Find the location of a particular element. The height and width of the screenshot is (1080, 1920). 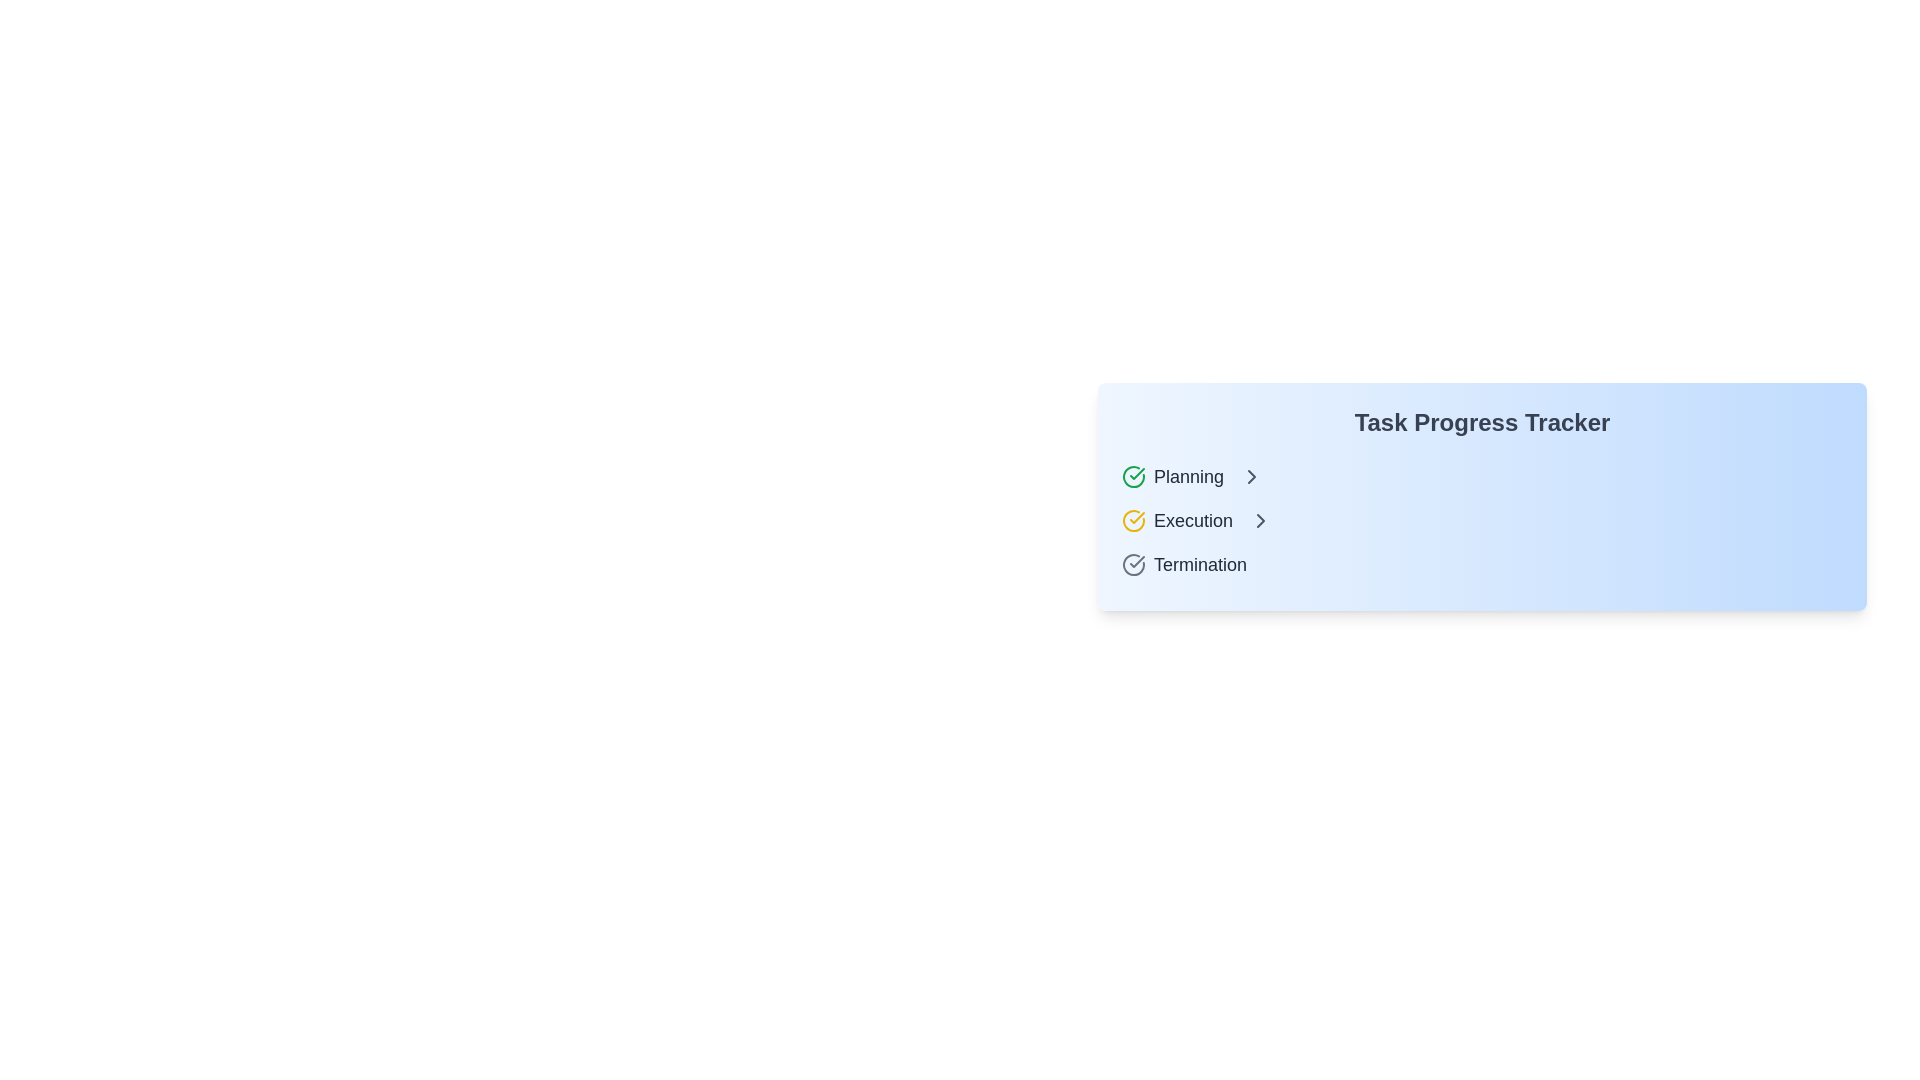

the text label that says 'Task Progress Tracker', styled in bold and gray, located at the top-left section of the panel above the 'Planning', 'Execution', and 'Termination' items is located at coordinates (1482, 422).